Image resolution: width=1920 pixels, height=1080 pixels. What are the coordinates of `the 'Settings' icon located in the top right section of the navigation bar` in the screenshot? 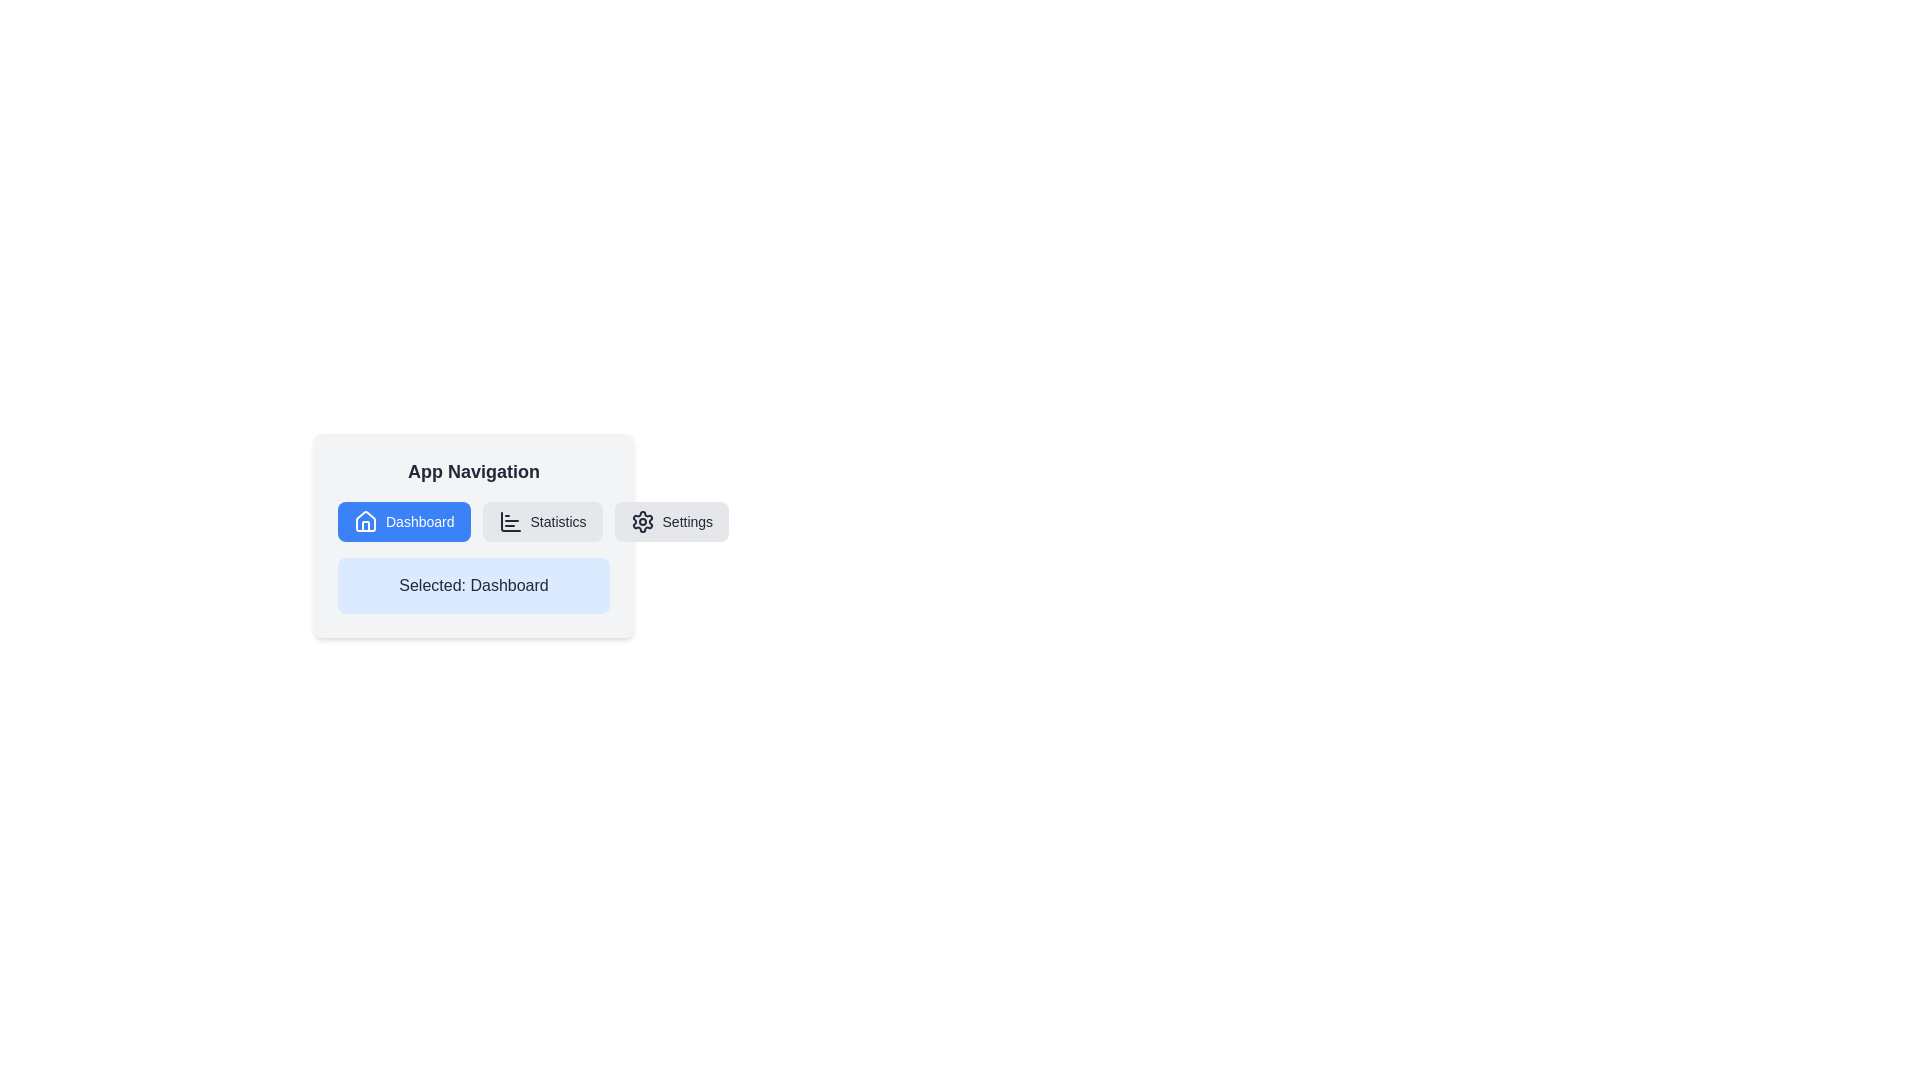 It's located at (642, 520).